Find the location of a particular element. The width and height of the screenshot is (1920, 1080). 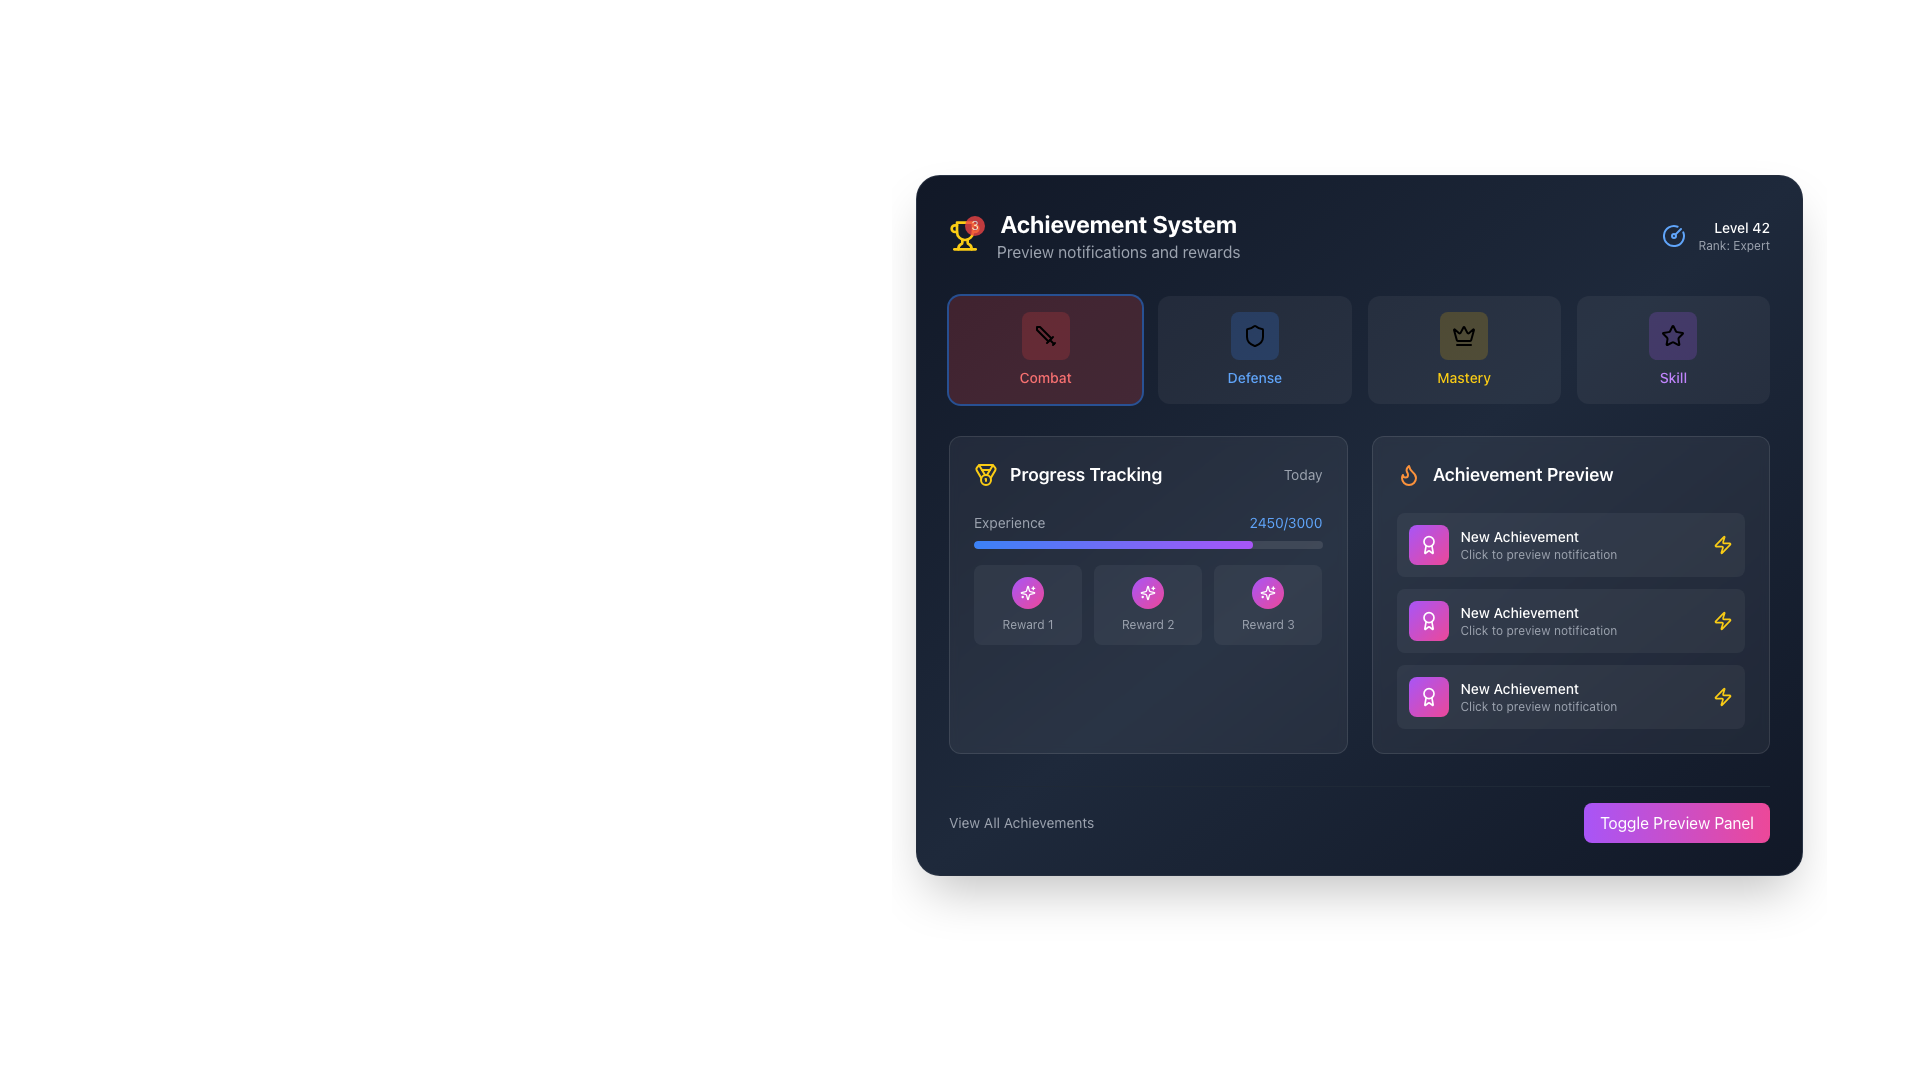

the 'Reward 2' button located in the 'Progress Tracking' section is located at coordinates (1148, 578).